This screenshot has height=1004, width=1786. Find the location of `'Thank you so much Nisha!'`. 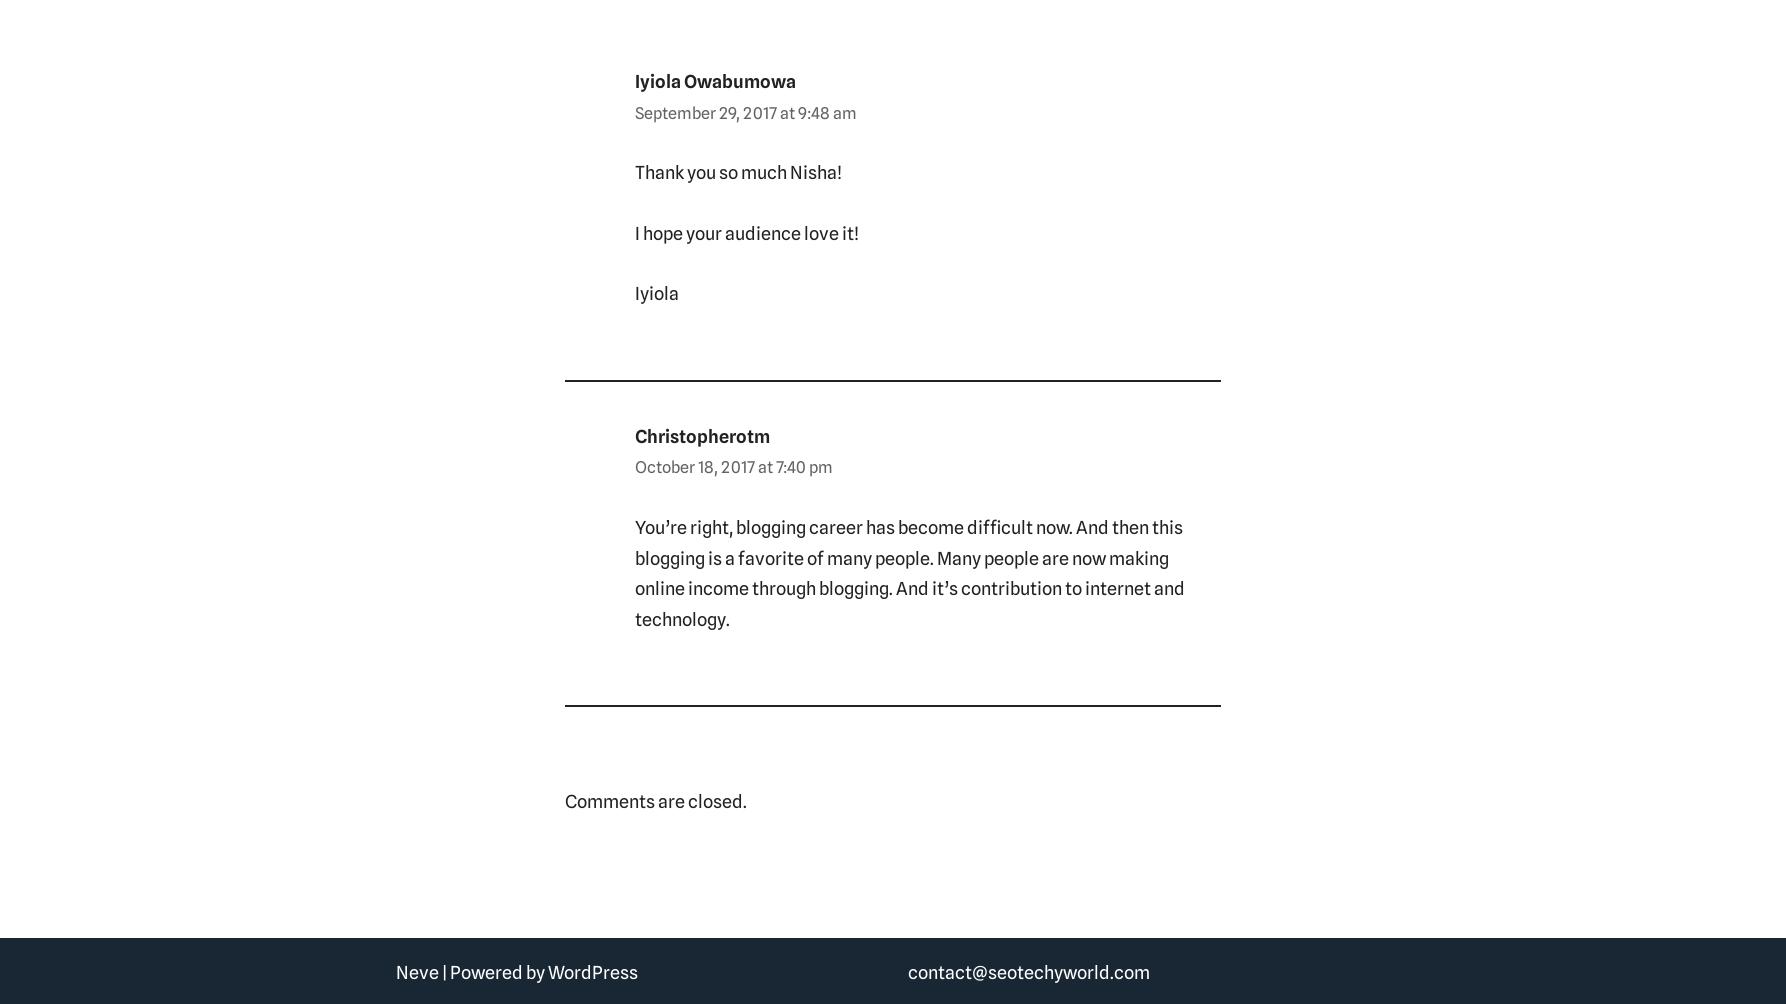

'Thank you so much Nisha!' is located at coordinates (634, 171).